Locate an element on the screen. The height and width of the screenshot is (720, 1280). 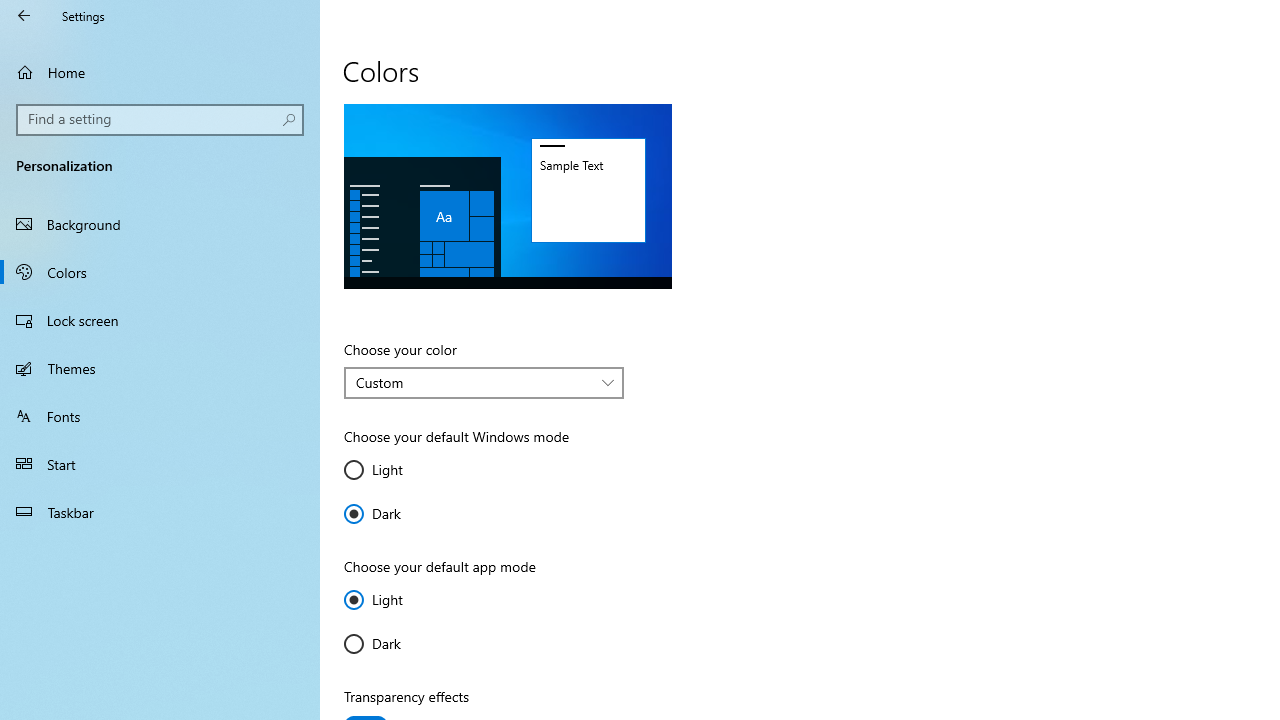
'Background' is located at coordinates (160, 223).